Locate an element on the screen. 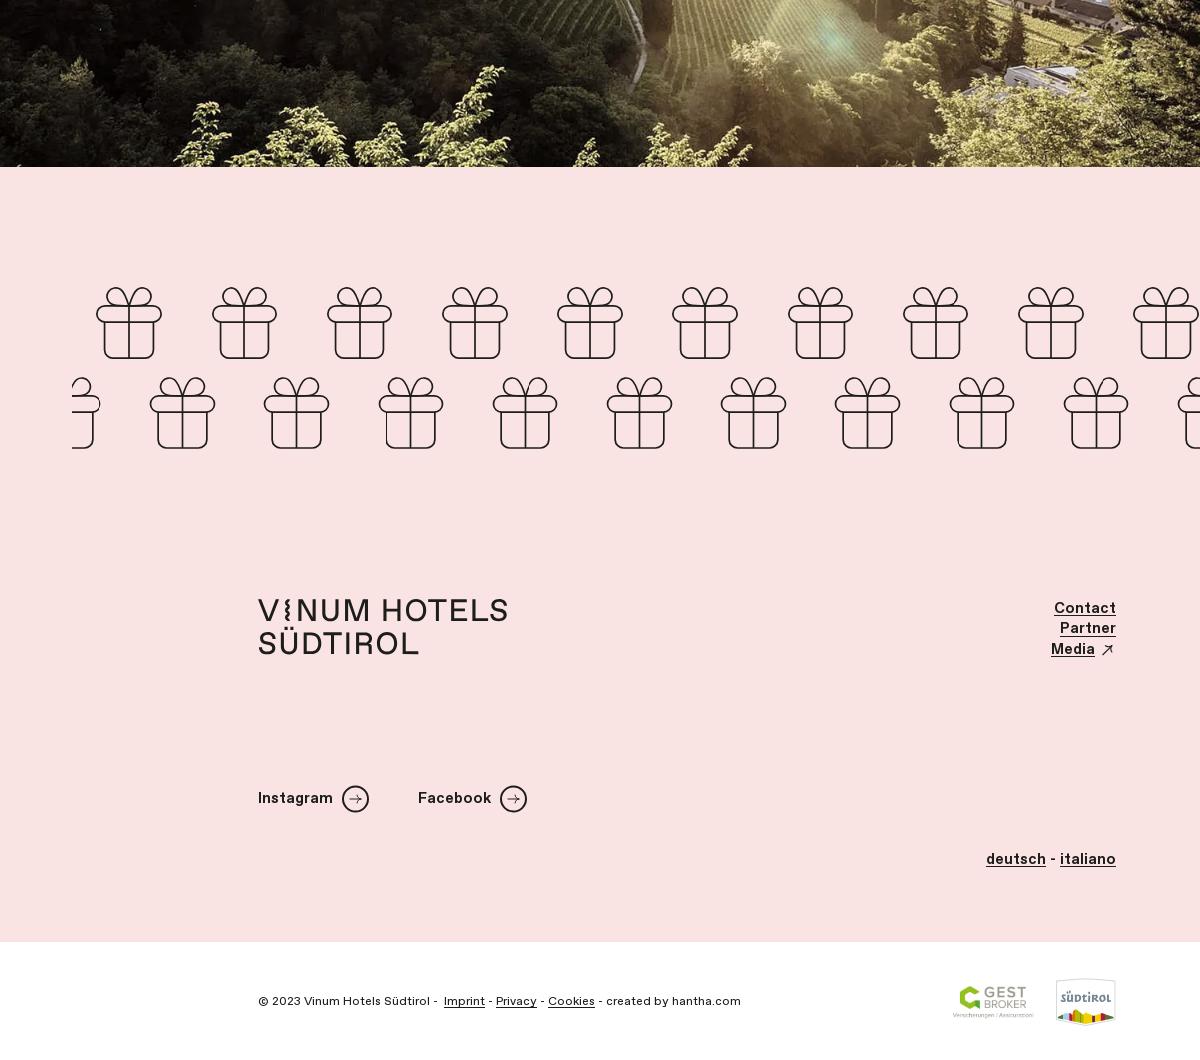 This screenshot has height=1060, width=1200. 'Contact' is located at coordinates (1052, 608).